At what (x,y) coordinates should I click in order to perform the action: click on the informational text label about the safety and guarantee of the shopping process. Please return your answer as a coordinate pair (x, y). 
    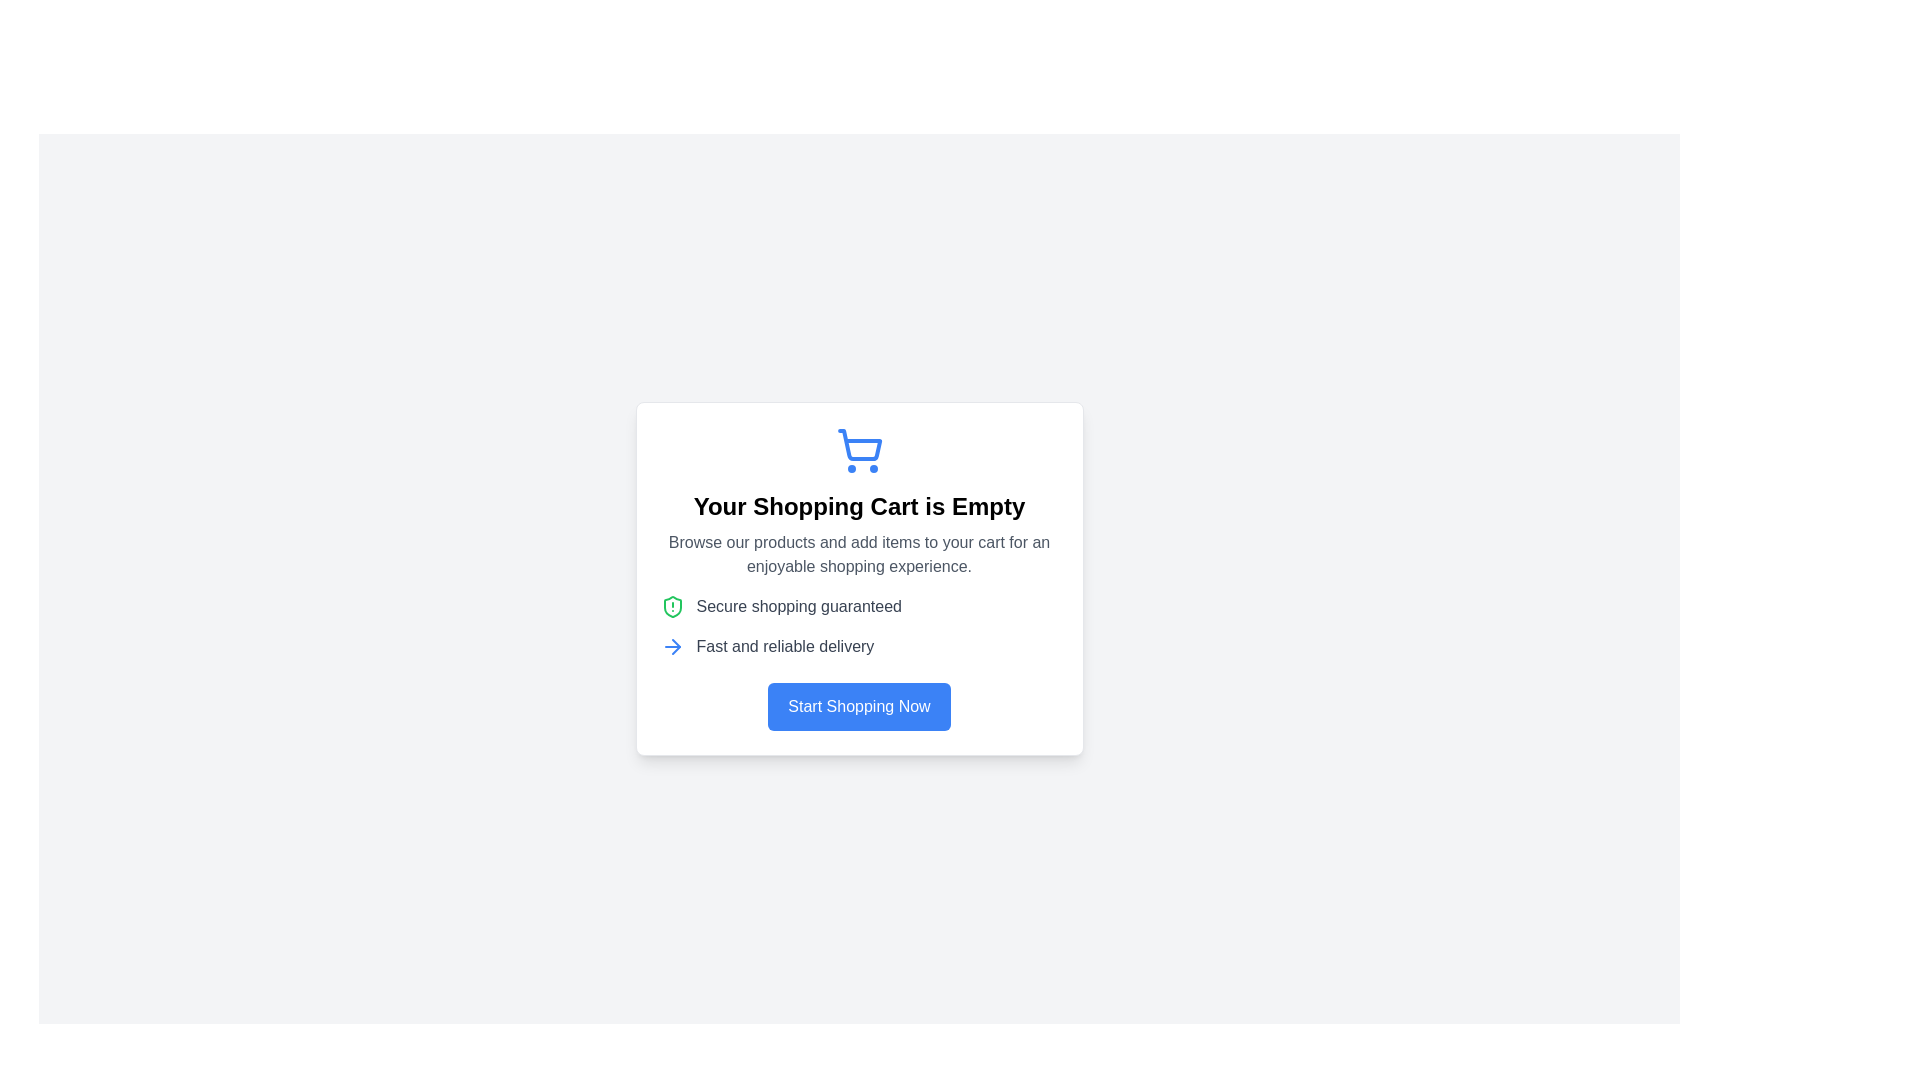
    Looking at the image, I should click on (798, 605).